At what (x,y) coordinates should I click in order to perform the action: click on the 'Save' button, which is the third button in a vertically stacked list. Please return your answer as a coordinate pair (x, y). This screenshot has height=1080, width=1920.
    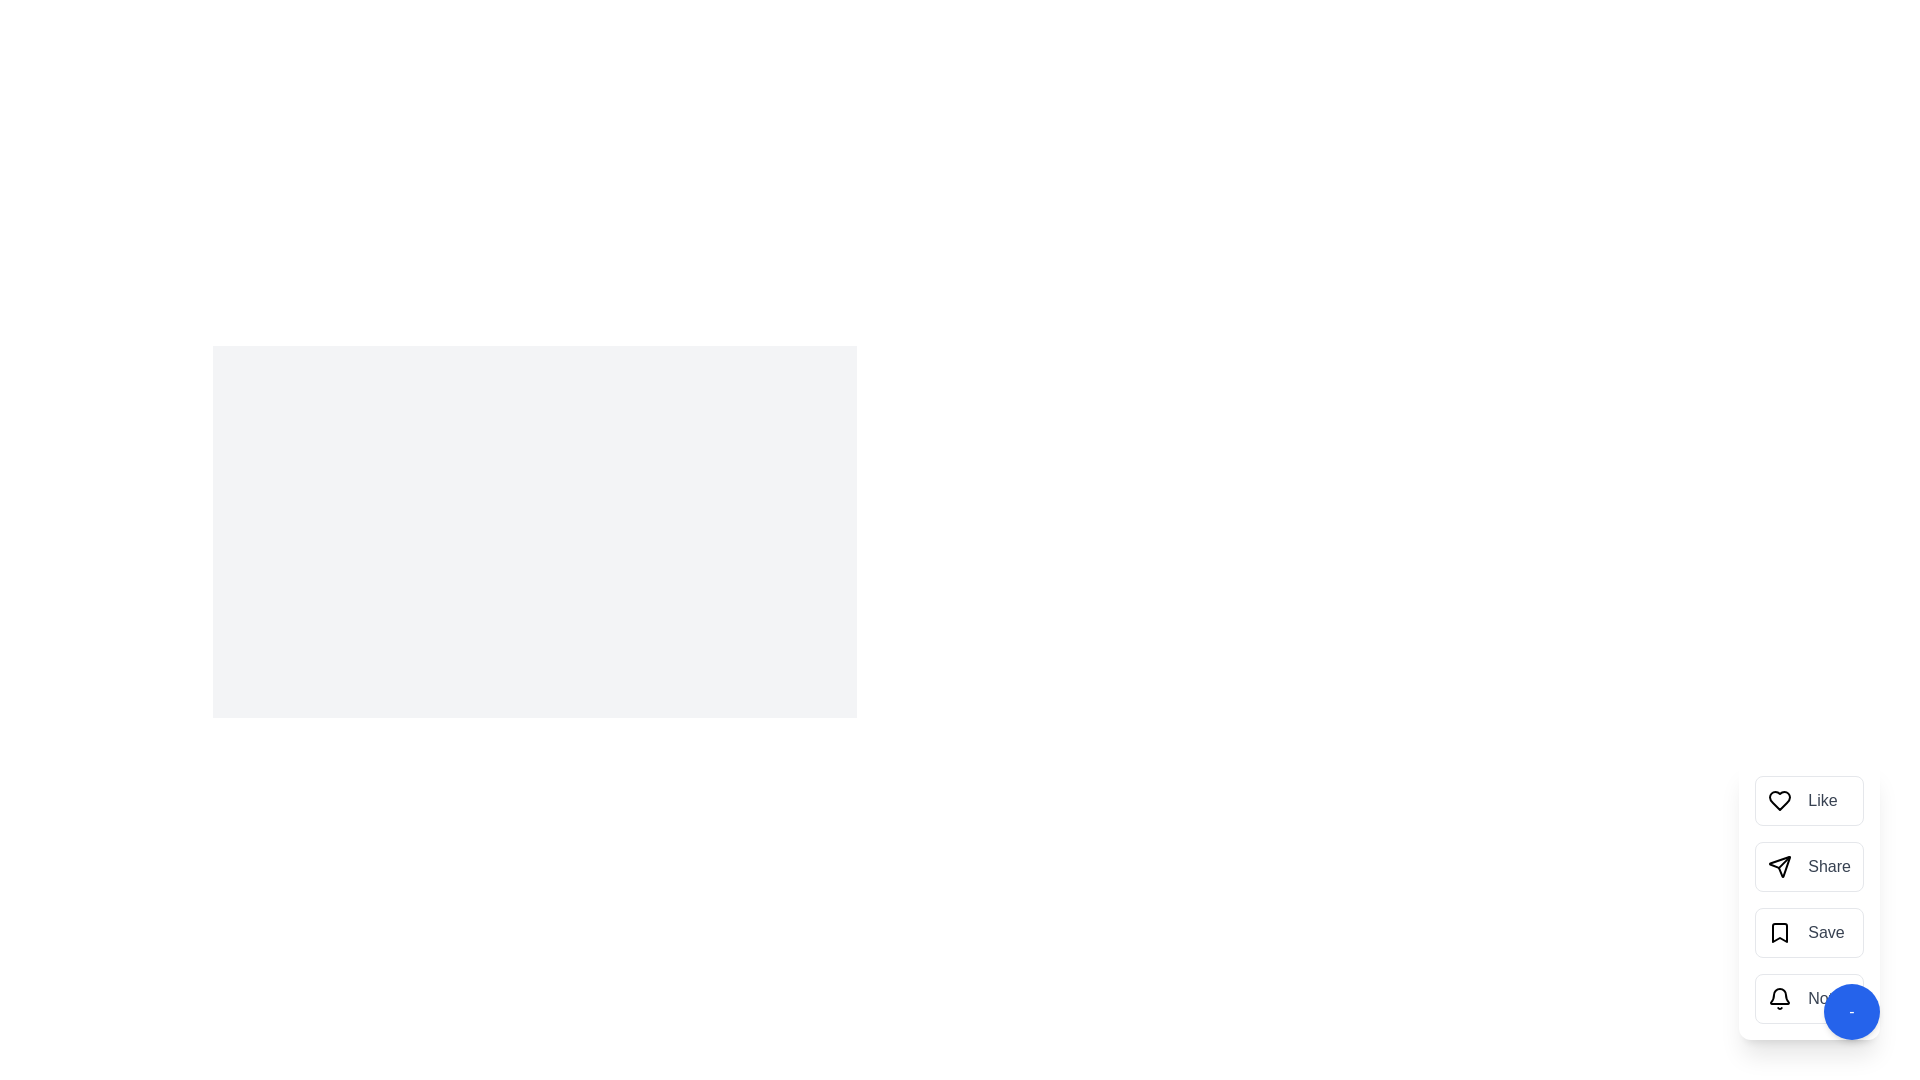
    Looking at the image, I should click on (1809, 933).